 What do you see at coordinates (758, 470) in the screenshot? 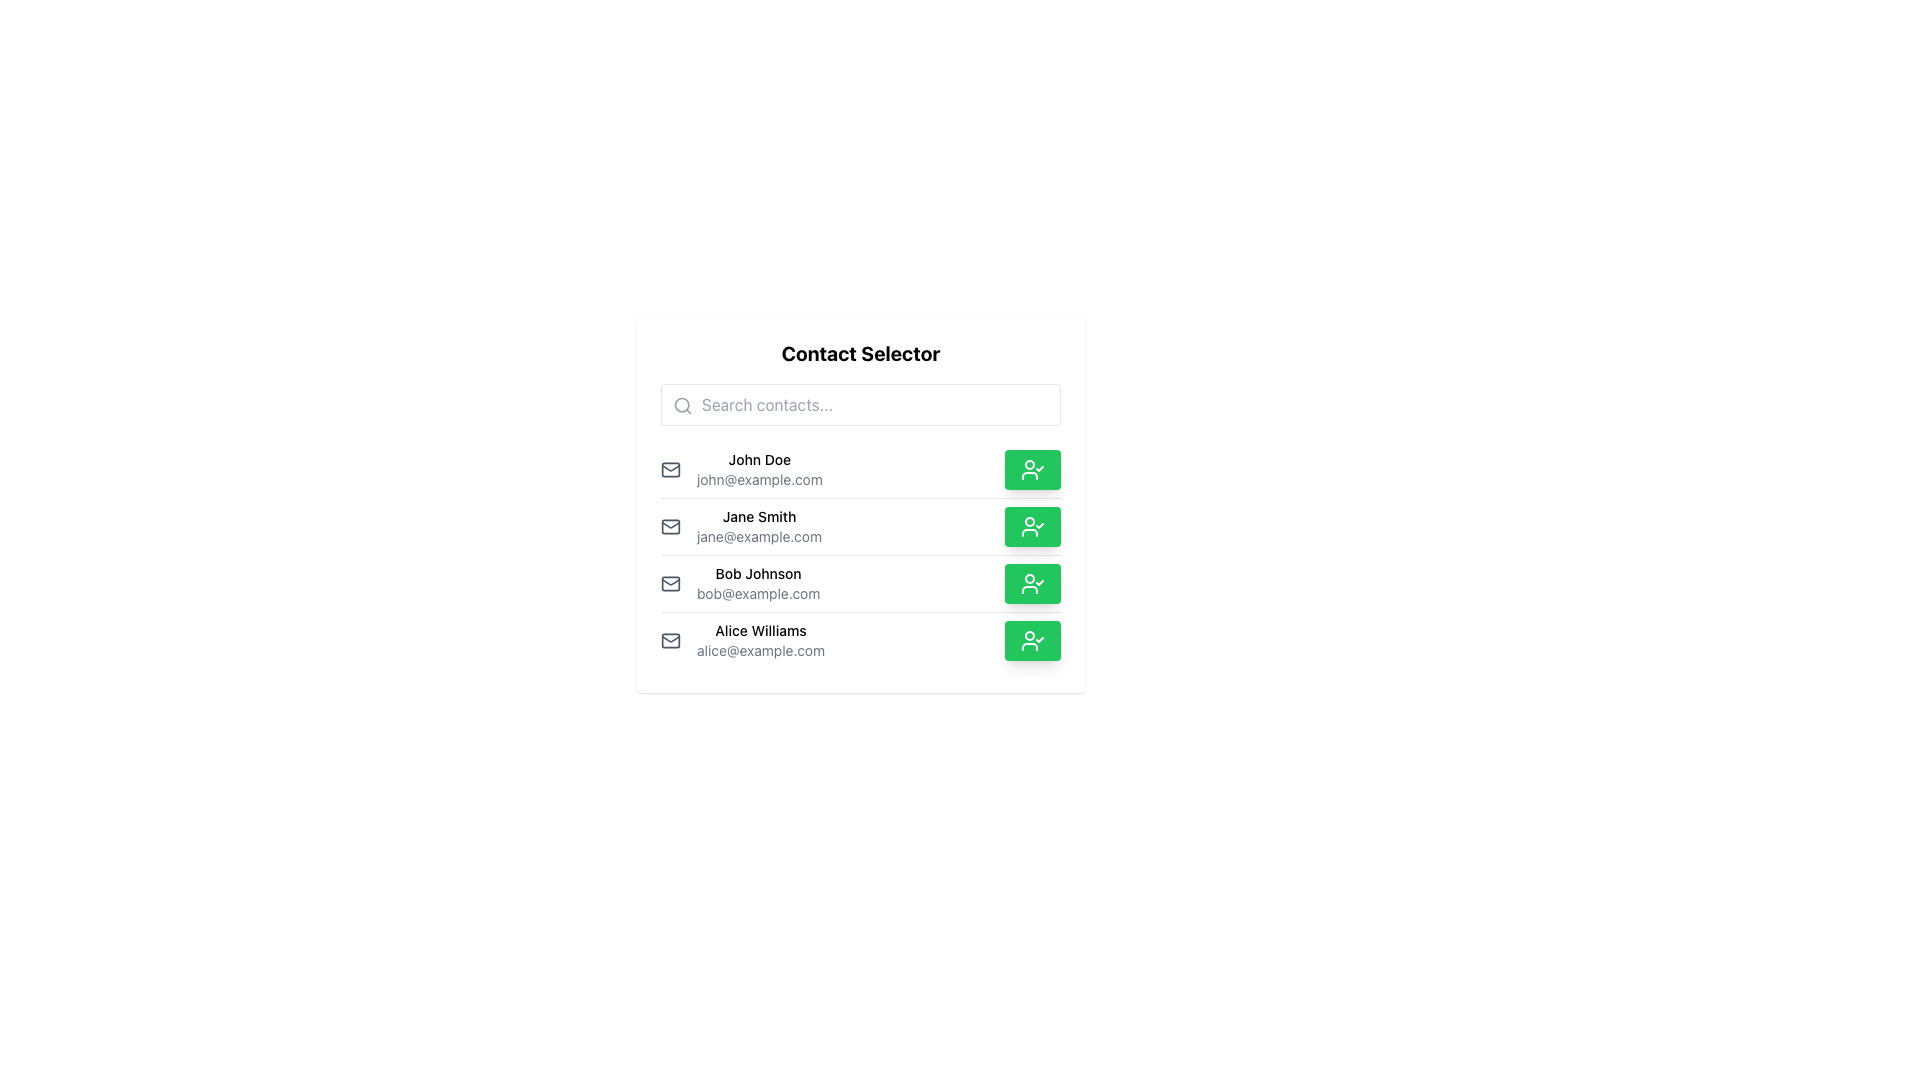
I see `the contact row displaying 'John Doe' and 'john@example.com'` at bounding box center [758, 470].